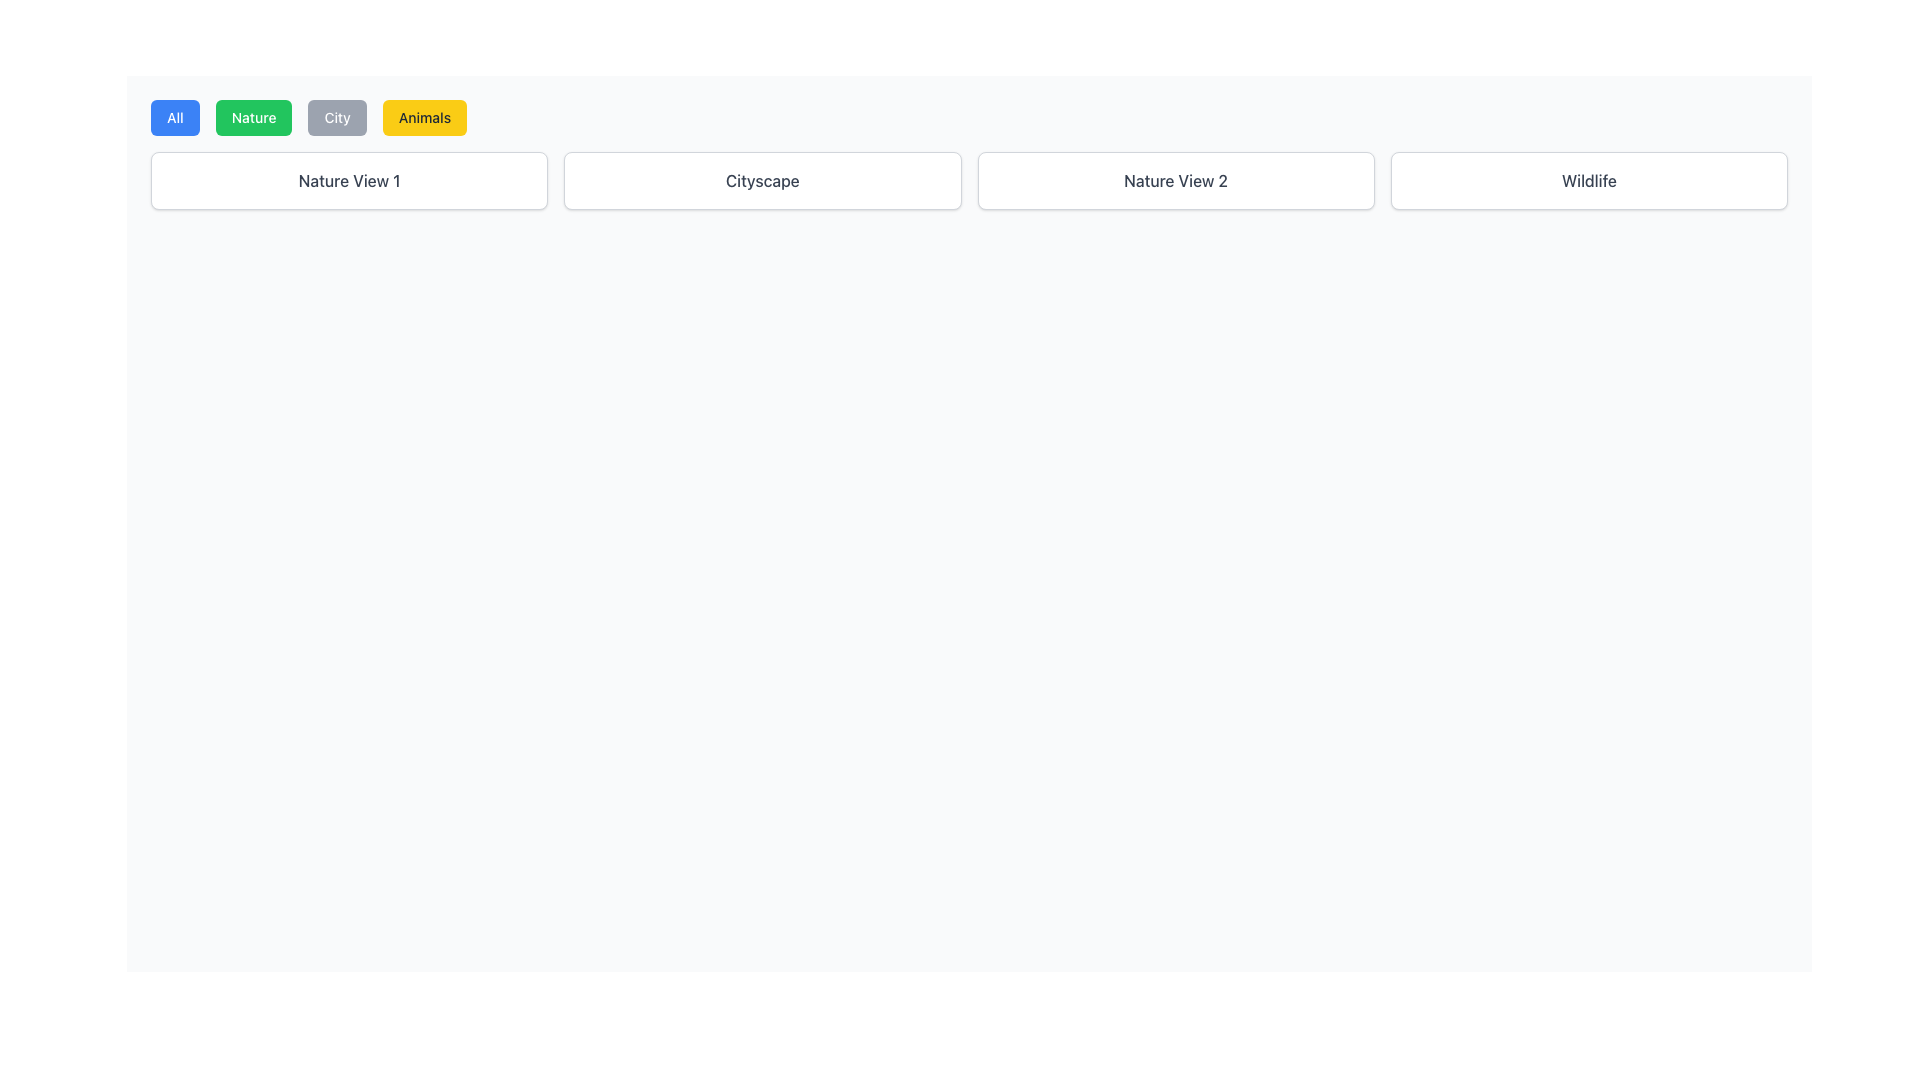  Describe the element at coordinates (1588, 181) in the screenshot. I see `the 'Wildlife' label, which is a rectangular panel with a white background and dark gray text, located in the fourth position of a horizontally aligned grid near the top of the interface` at that location.